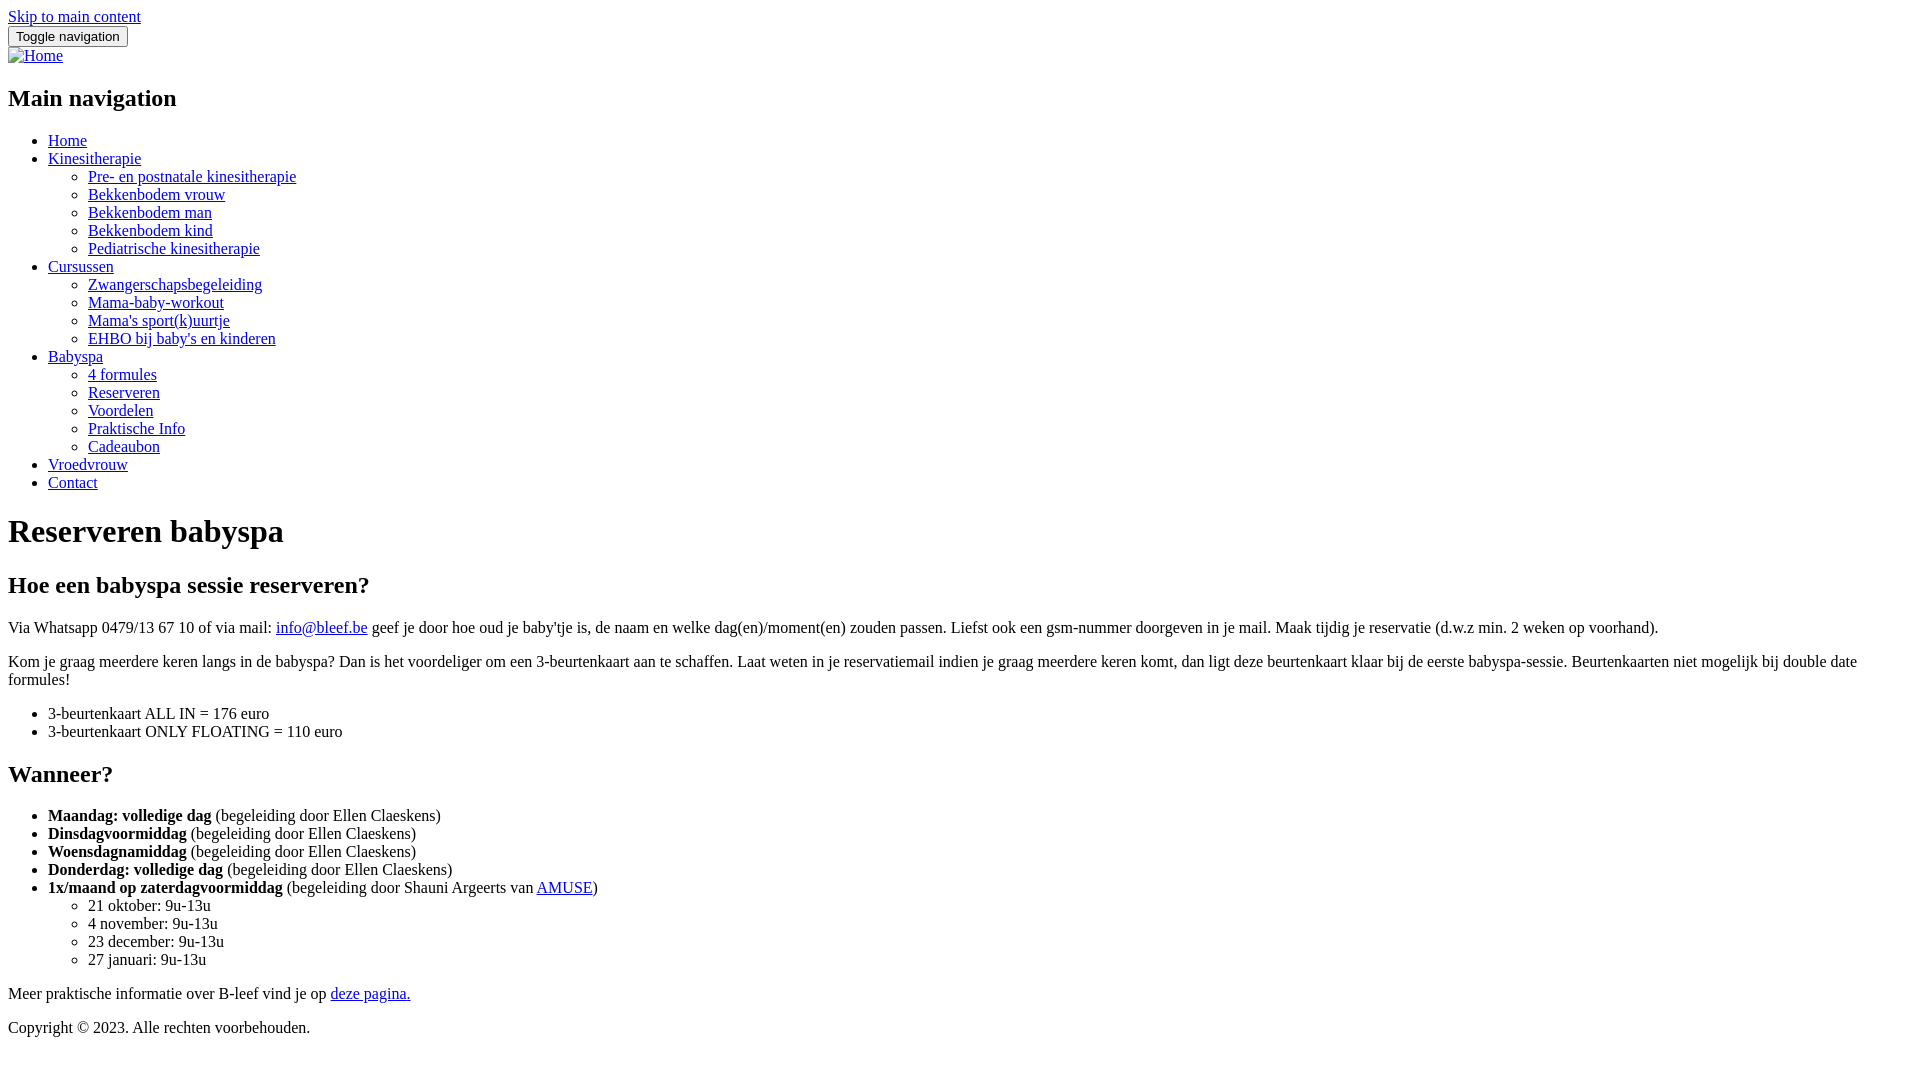  What do you see at coordinates (75, 355) in the screenshot?
I see `'Babyspa'` at bounding box center [75, 355].